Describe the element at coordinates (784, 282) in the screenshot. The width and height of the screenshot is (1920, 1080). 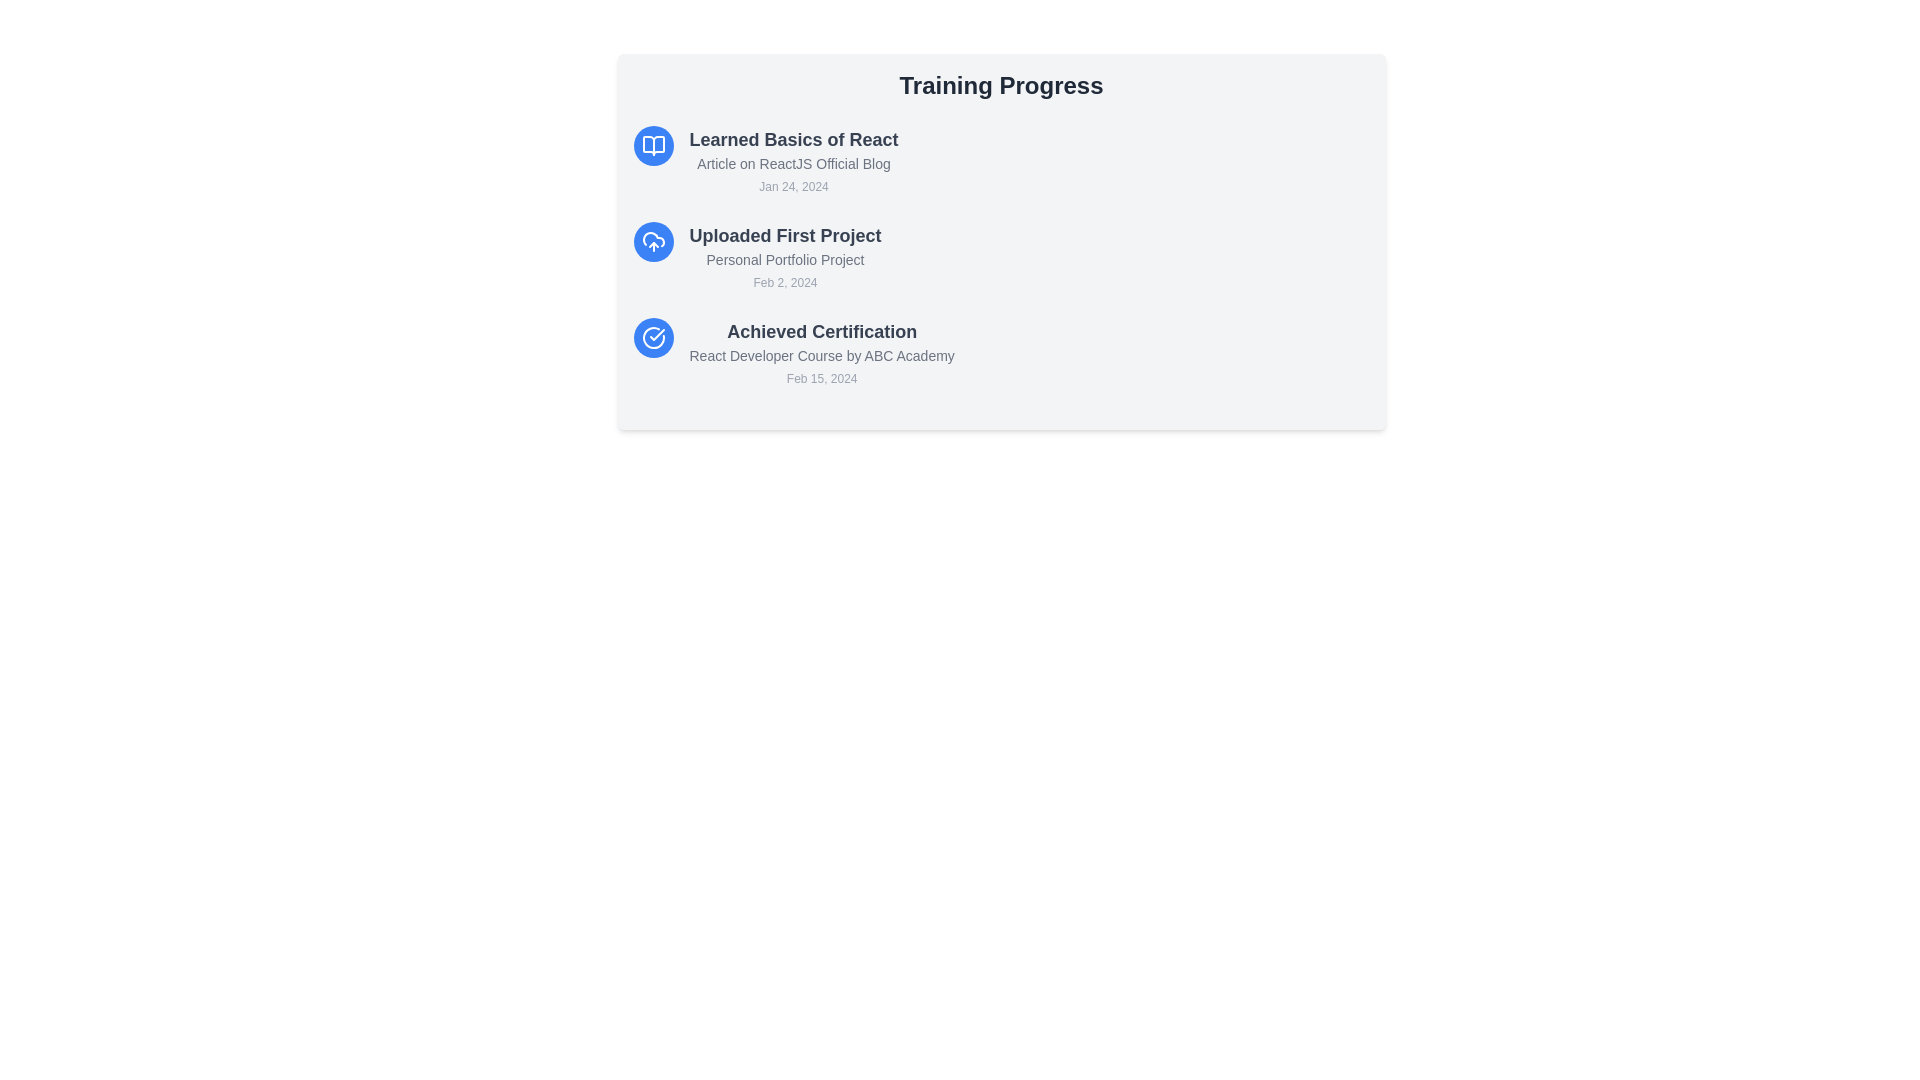
I see `the text label displaying the date 'Feb 2, 2024', which is positioned below the 'Uploaded First Project' title in the training progress list` at that location.